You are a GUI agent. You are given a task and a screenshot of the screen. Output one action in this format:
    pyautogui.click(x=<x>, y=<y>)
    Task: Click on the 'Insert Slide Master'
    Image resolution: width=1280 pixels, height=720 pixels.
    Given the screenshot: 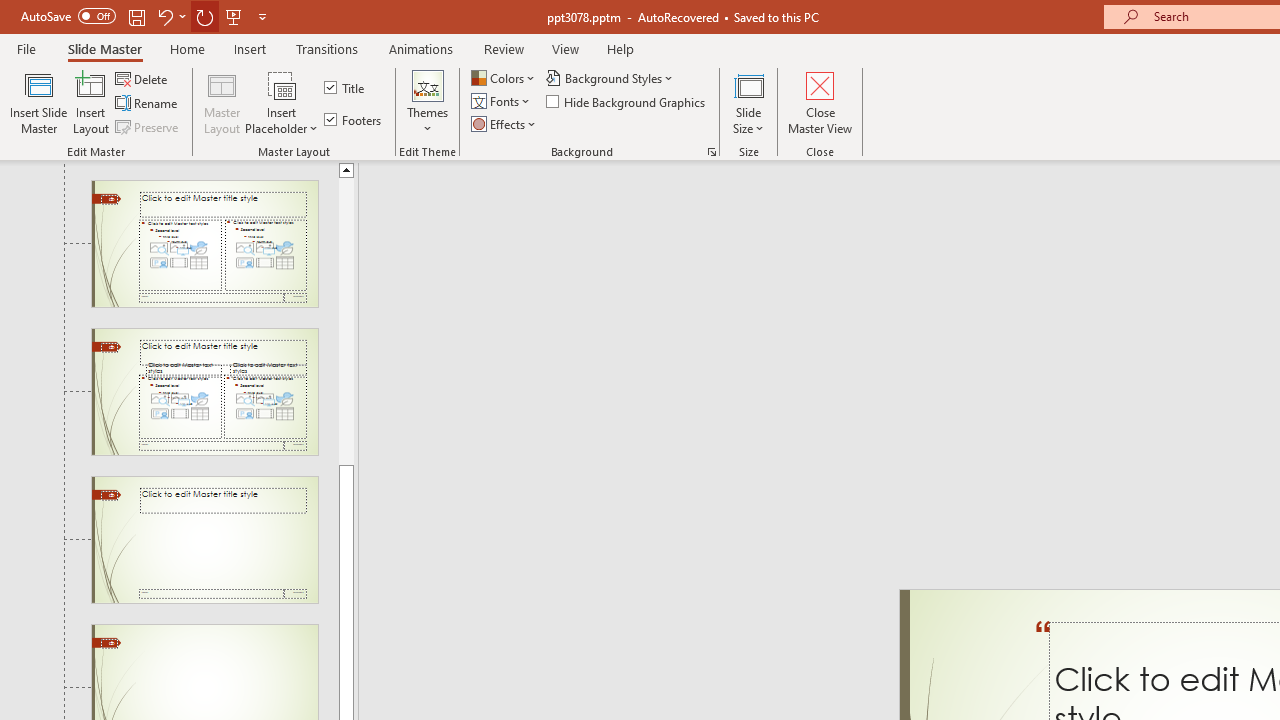 What is the action you would take?
    pyautogui.click(x=39, y=103)
    